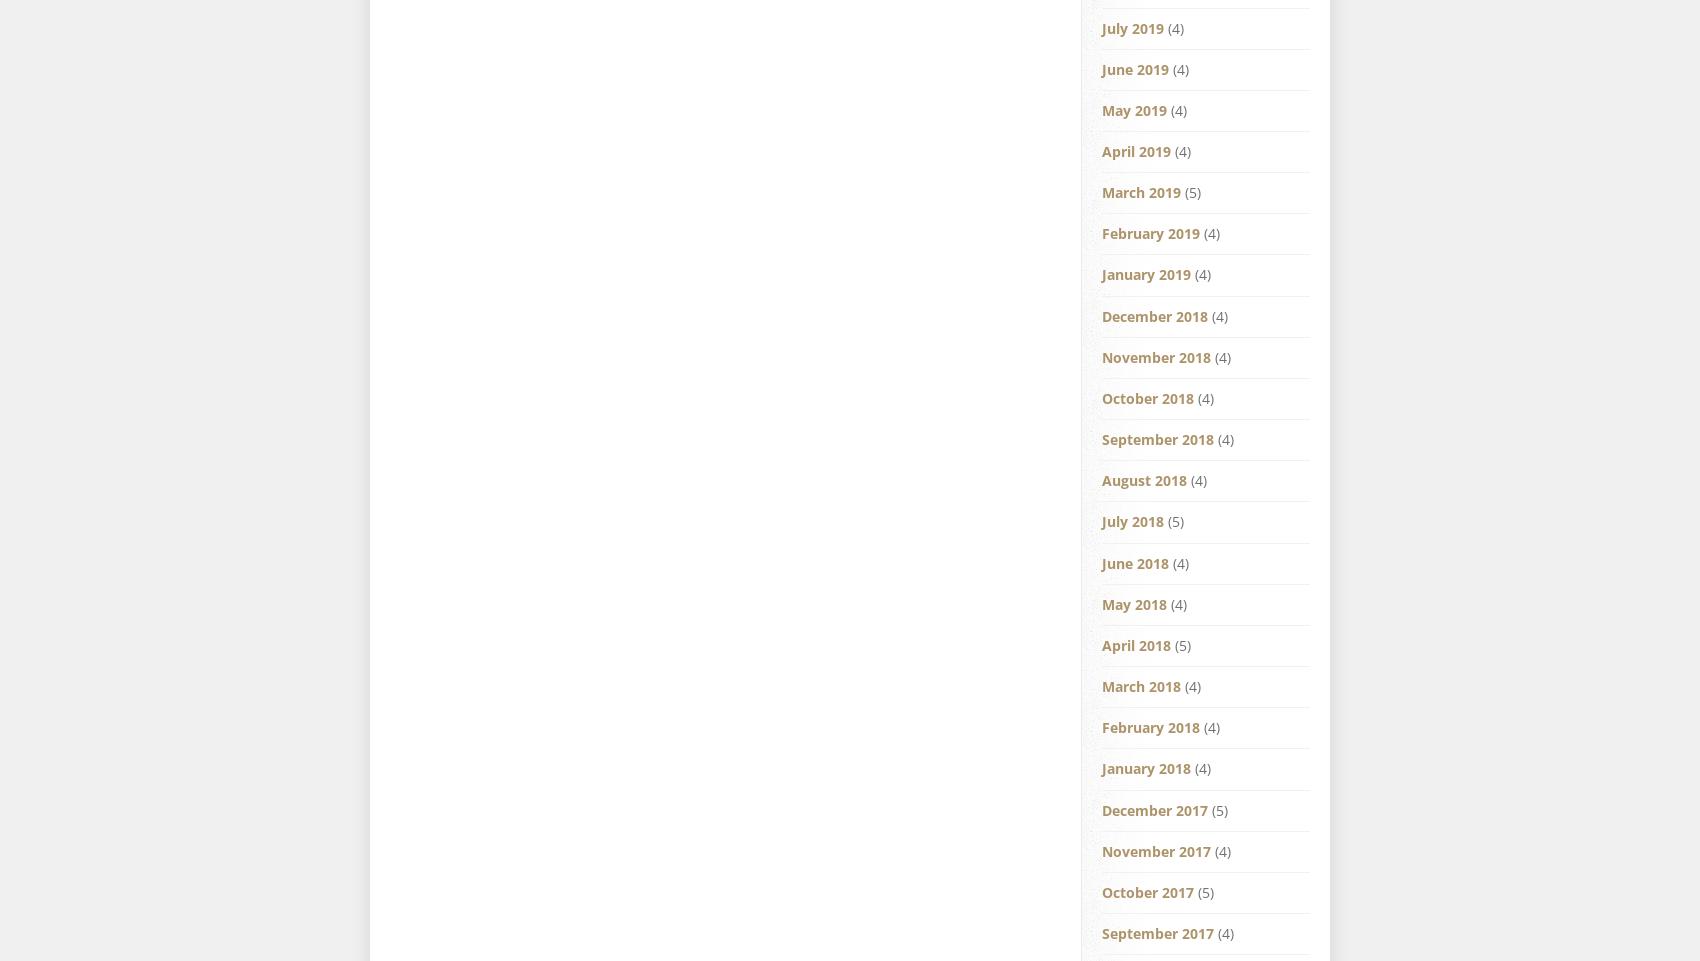  Describe the element at coordinates (1101, 26) in the screenshot. I see `'July 2019'` at that location.